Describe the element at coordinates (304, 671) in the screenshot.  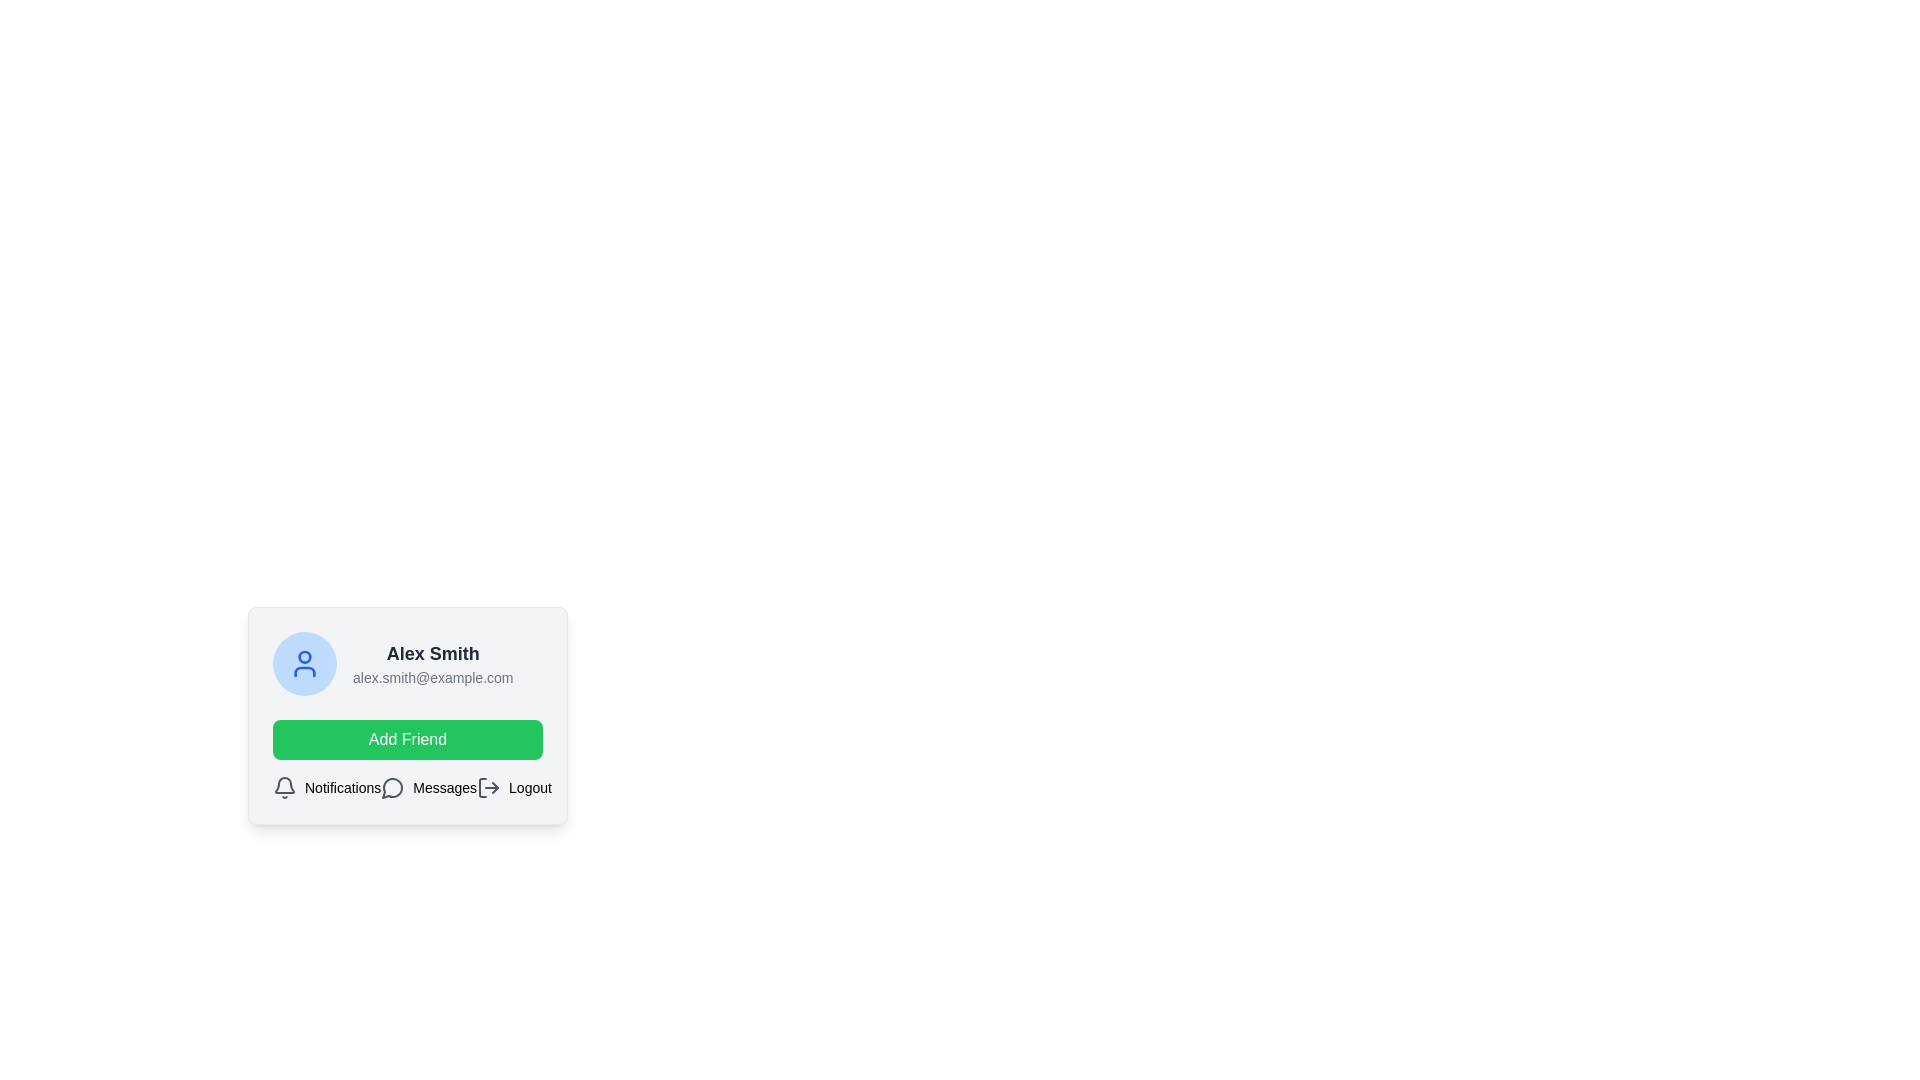
I see `the torso part of the person icon, which is a minimalist blue SVG shape located at the bottom of the circular icon` at that location.